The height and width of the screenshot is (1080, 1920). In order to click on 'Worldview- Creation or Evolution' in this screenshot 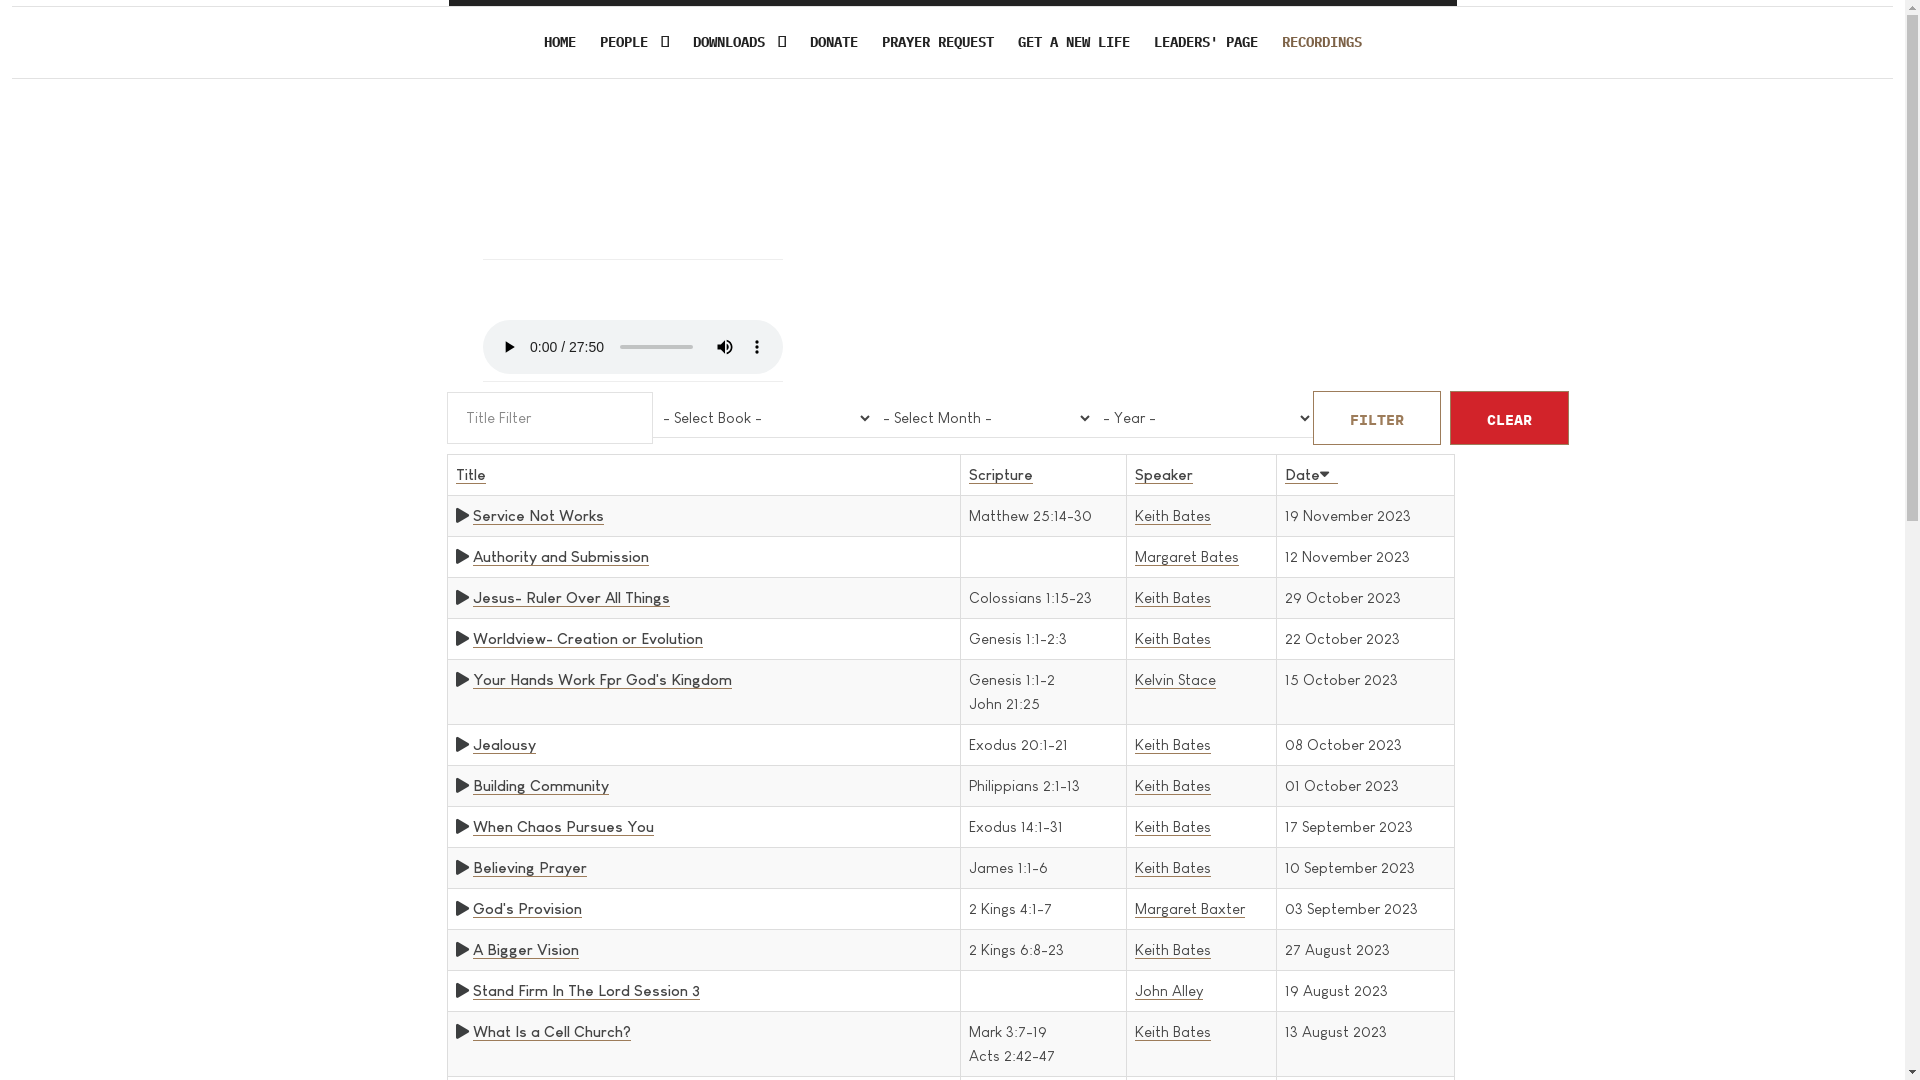, I will do `click(585, 639)`.